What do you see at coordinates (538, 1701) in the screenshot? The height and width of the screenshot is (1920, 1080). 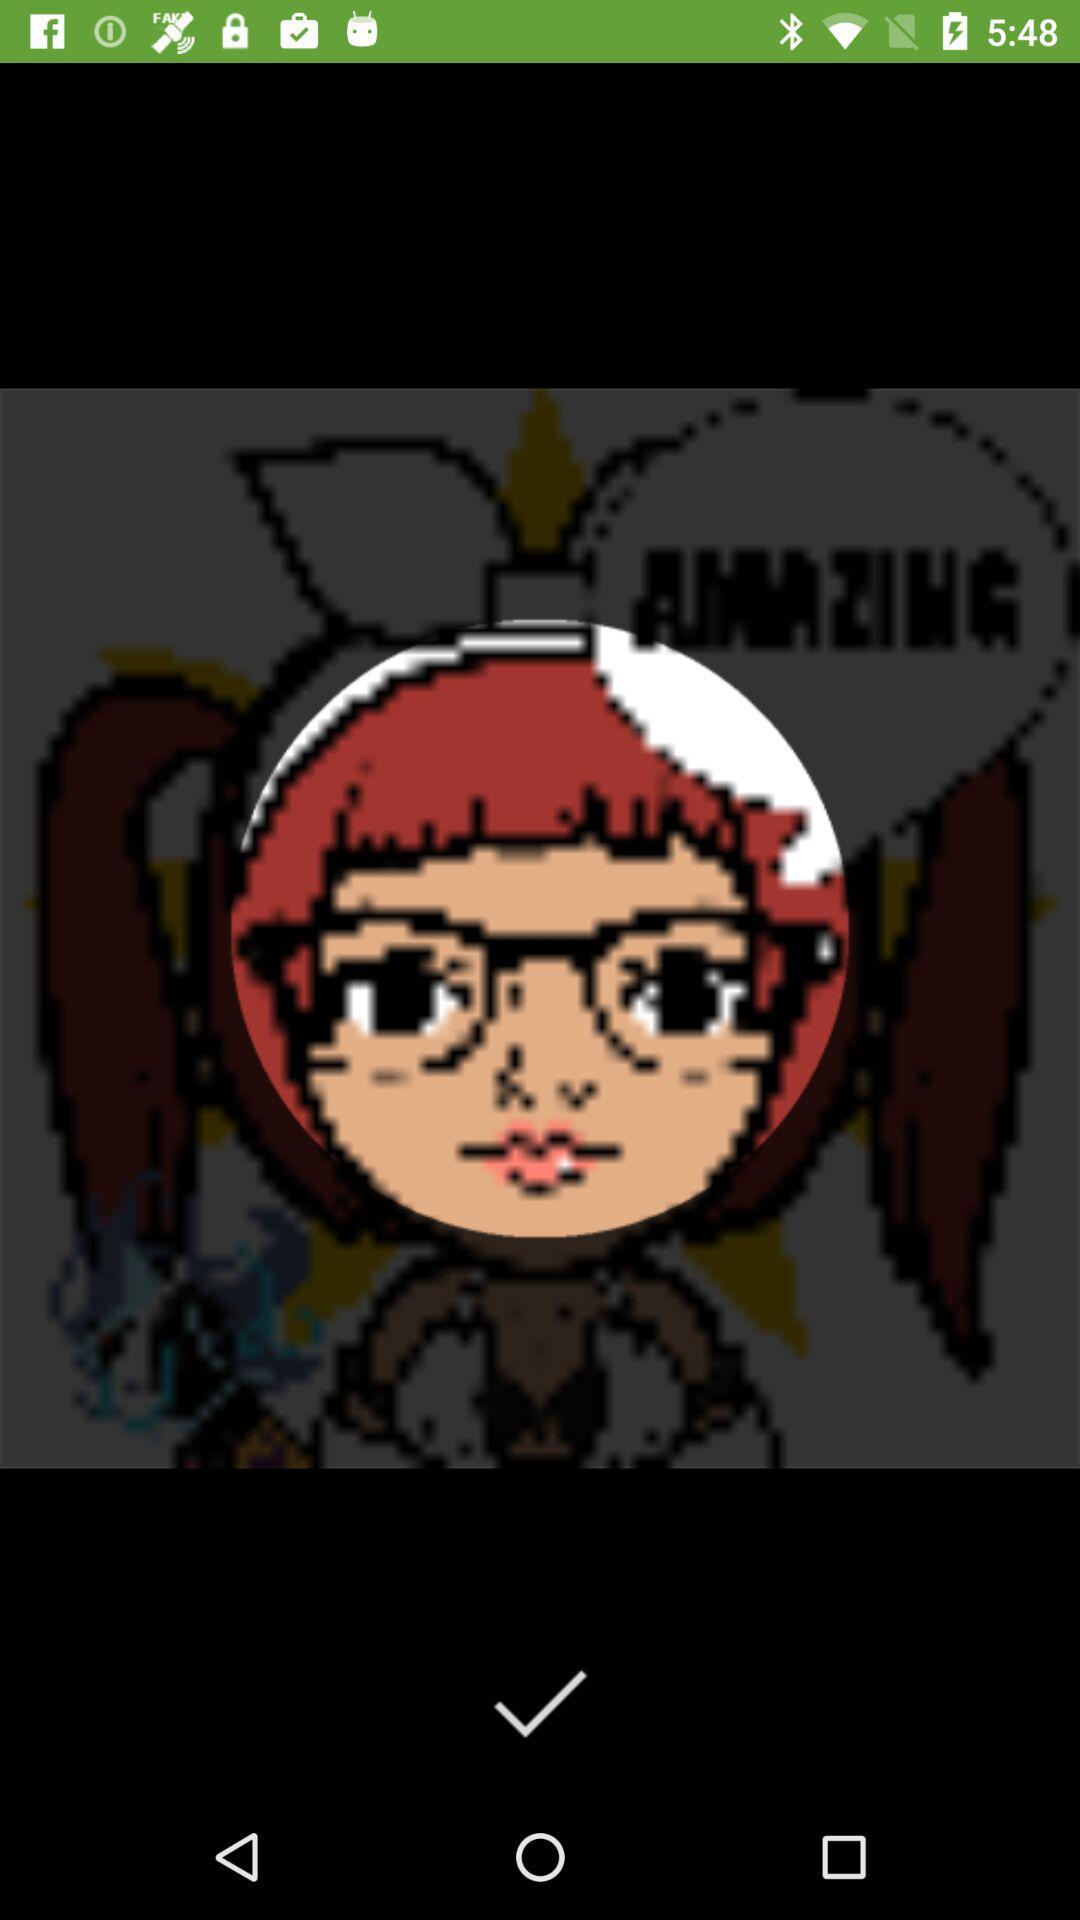 I see `done simpal` at bounding box center [538, 1701].